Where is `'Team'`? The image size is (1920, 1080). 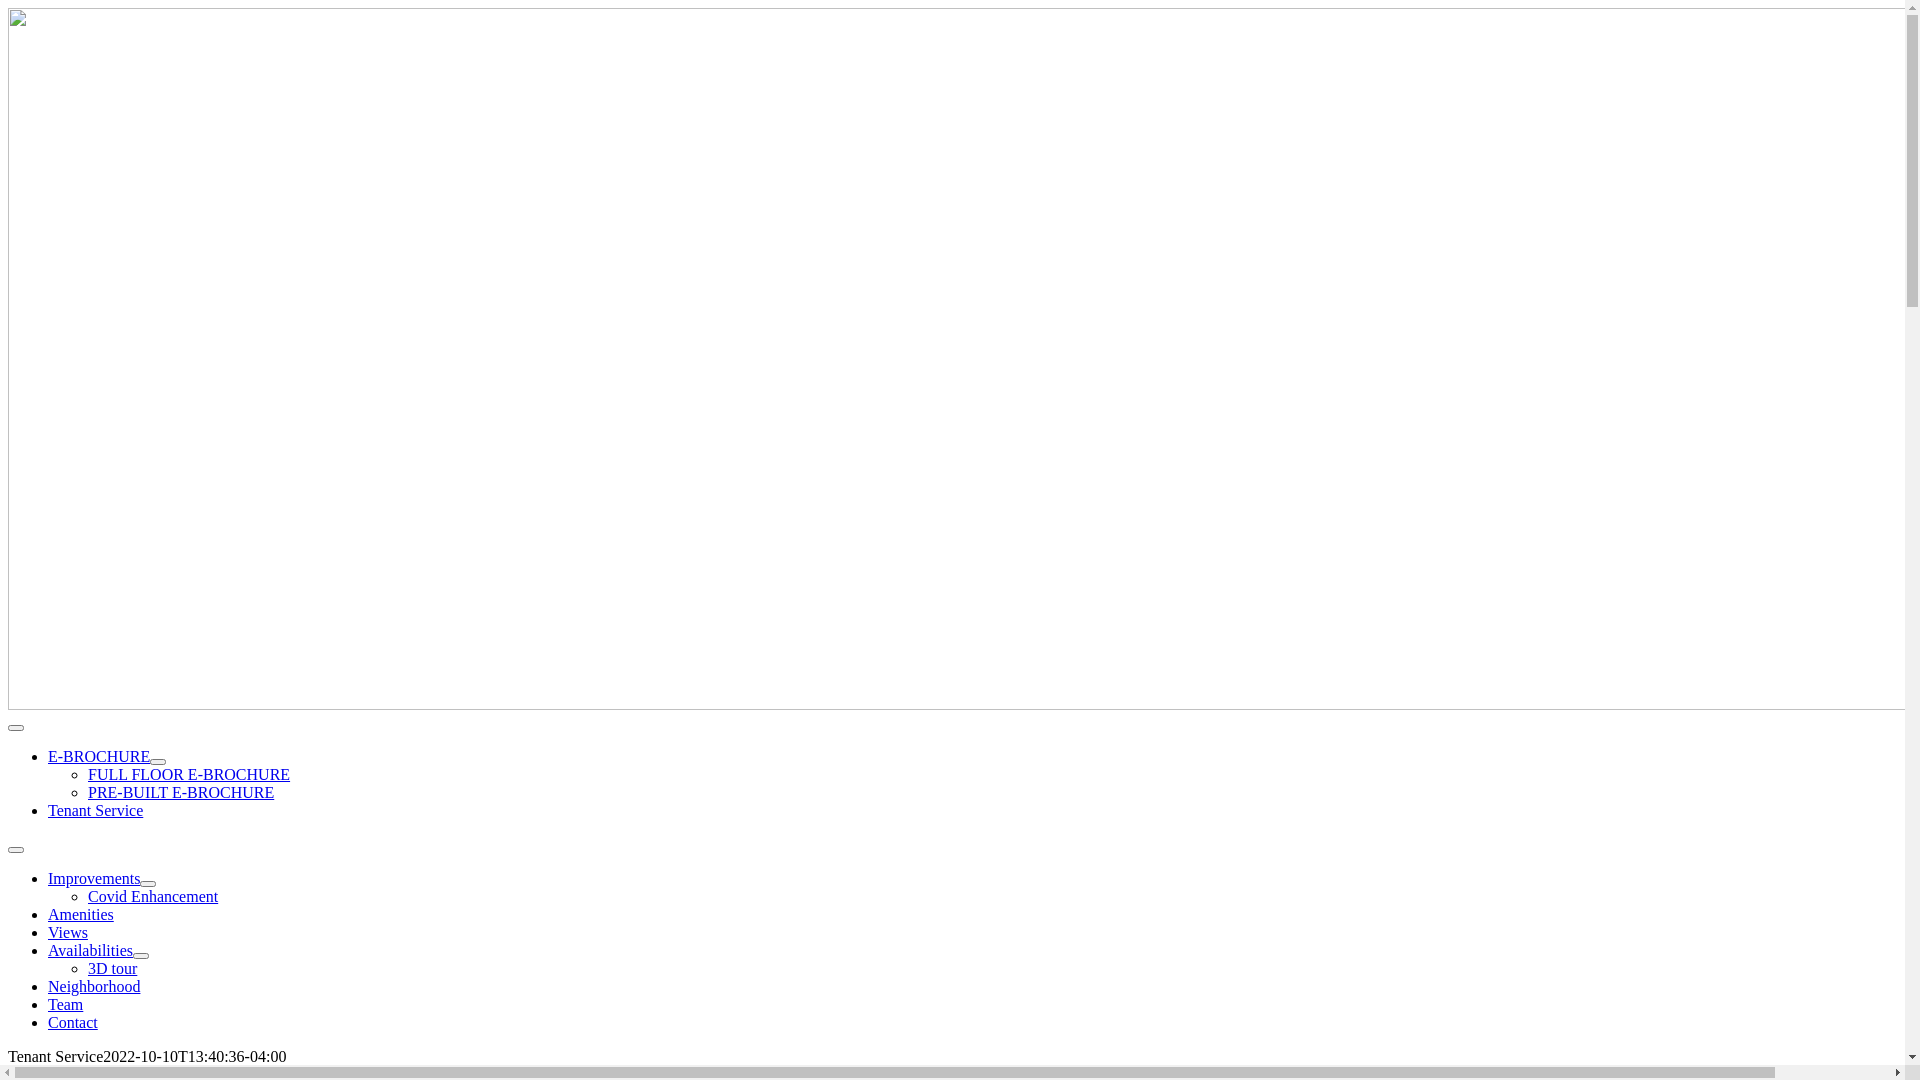
'Team' is located at coordinates (65, 1004).